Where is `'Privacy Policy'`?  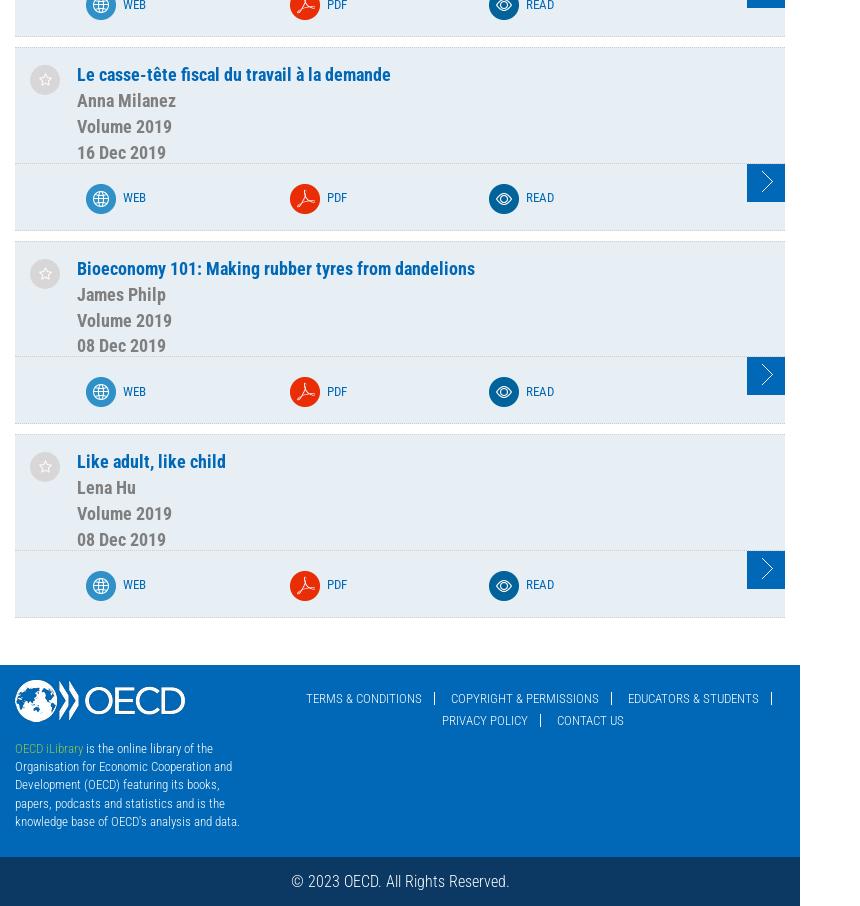 'Privacy Policy' is located at coordinates (484, 720).